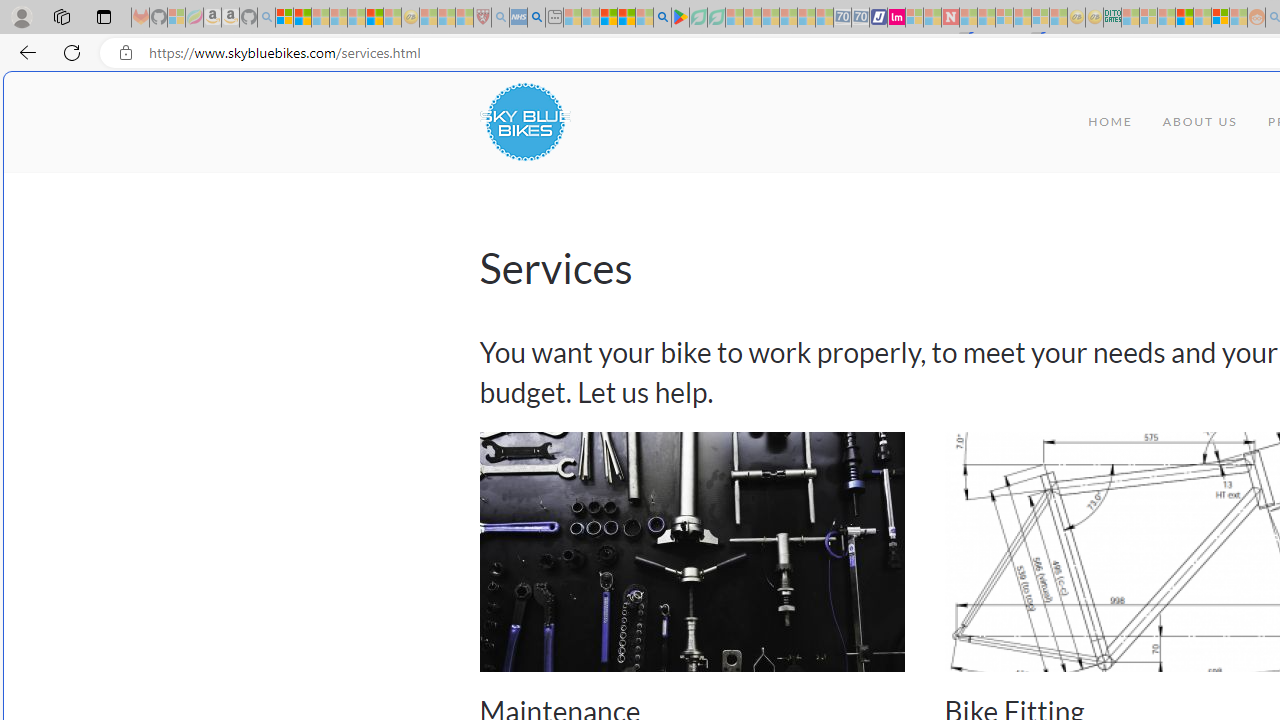 This screenshot has width=1280, height=720. What do you see at coordinates (1200, 122) in the screenshot?
I see `'ABOUT US'` at bounding box center [1200, 122].